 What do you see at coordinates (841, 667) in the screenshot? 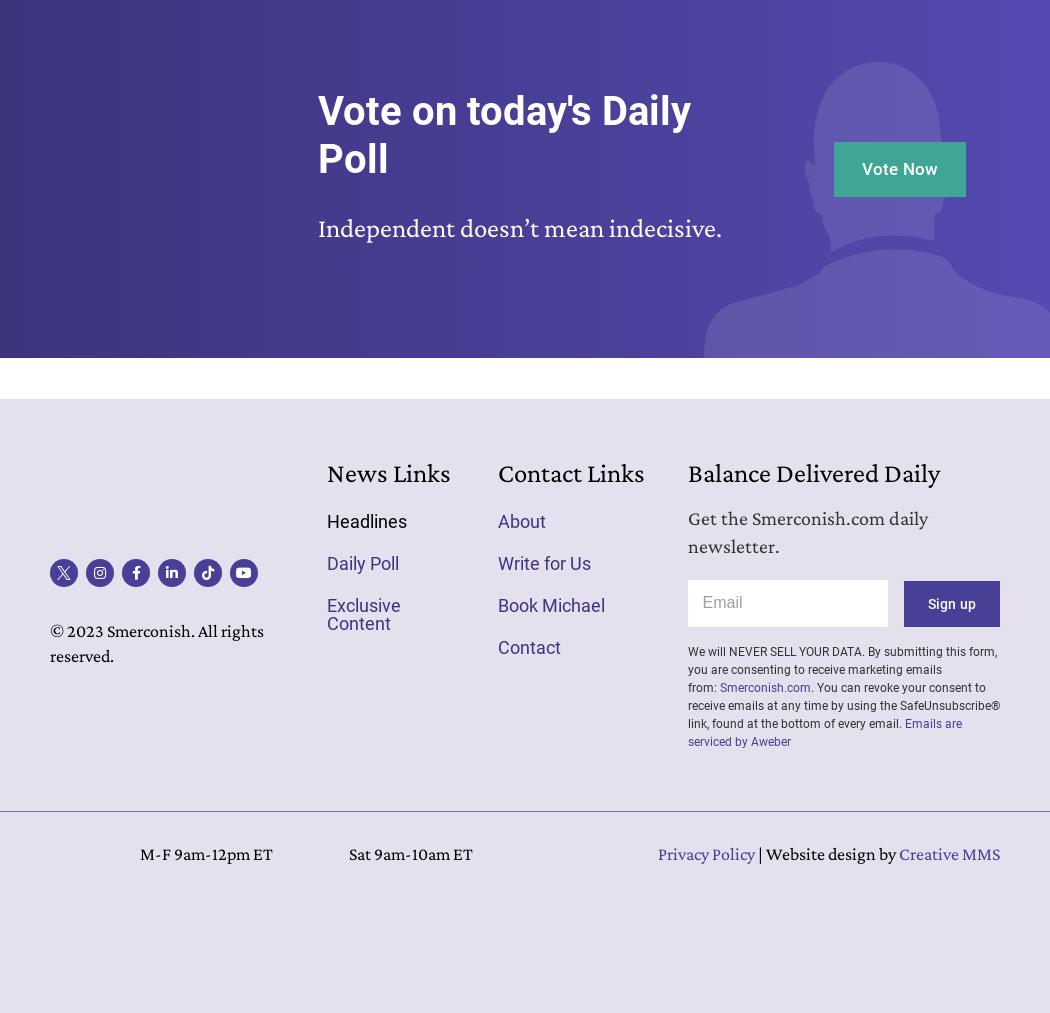
I see `'We will NEVER SELL YOUR DATA. By submitting this form, you are consenting to receive marketing emails from:'` at bounding box center [841, 667].